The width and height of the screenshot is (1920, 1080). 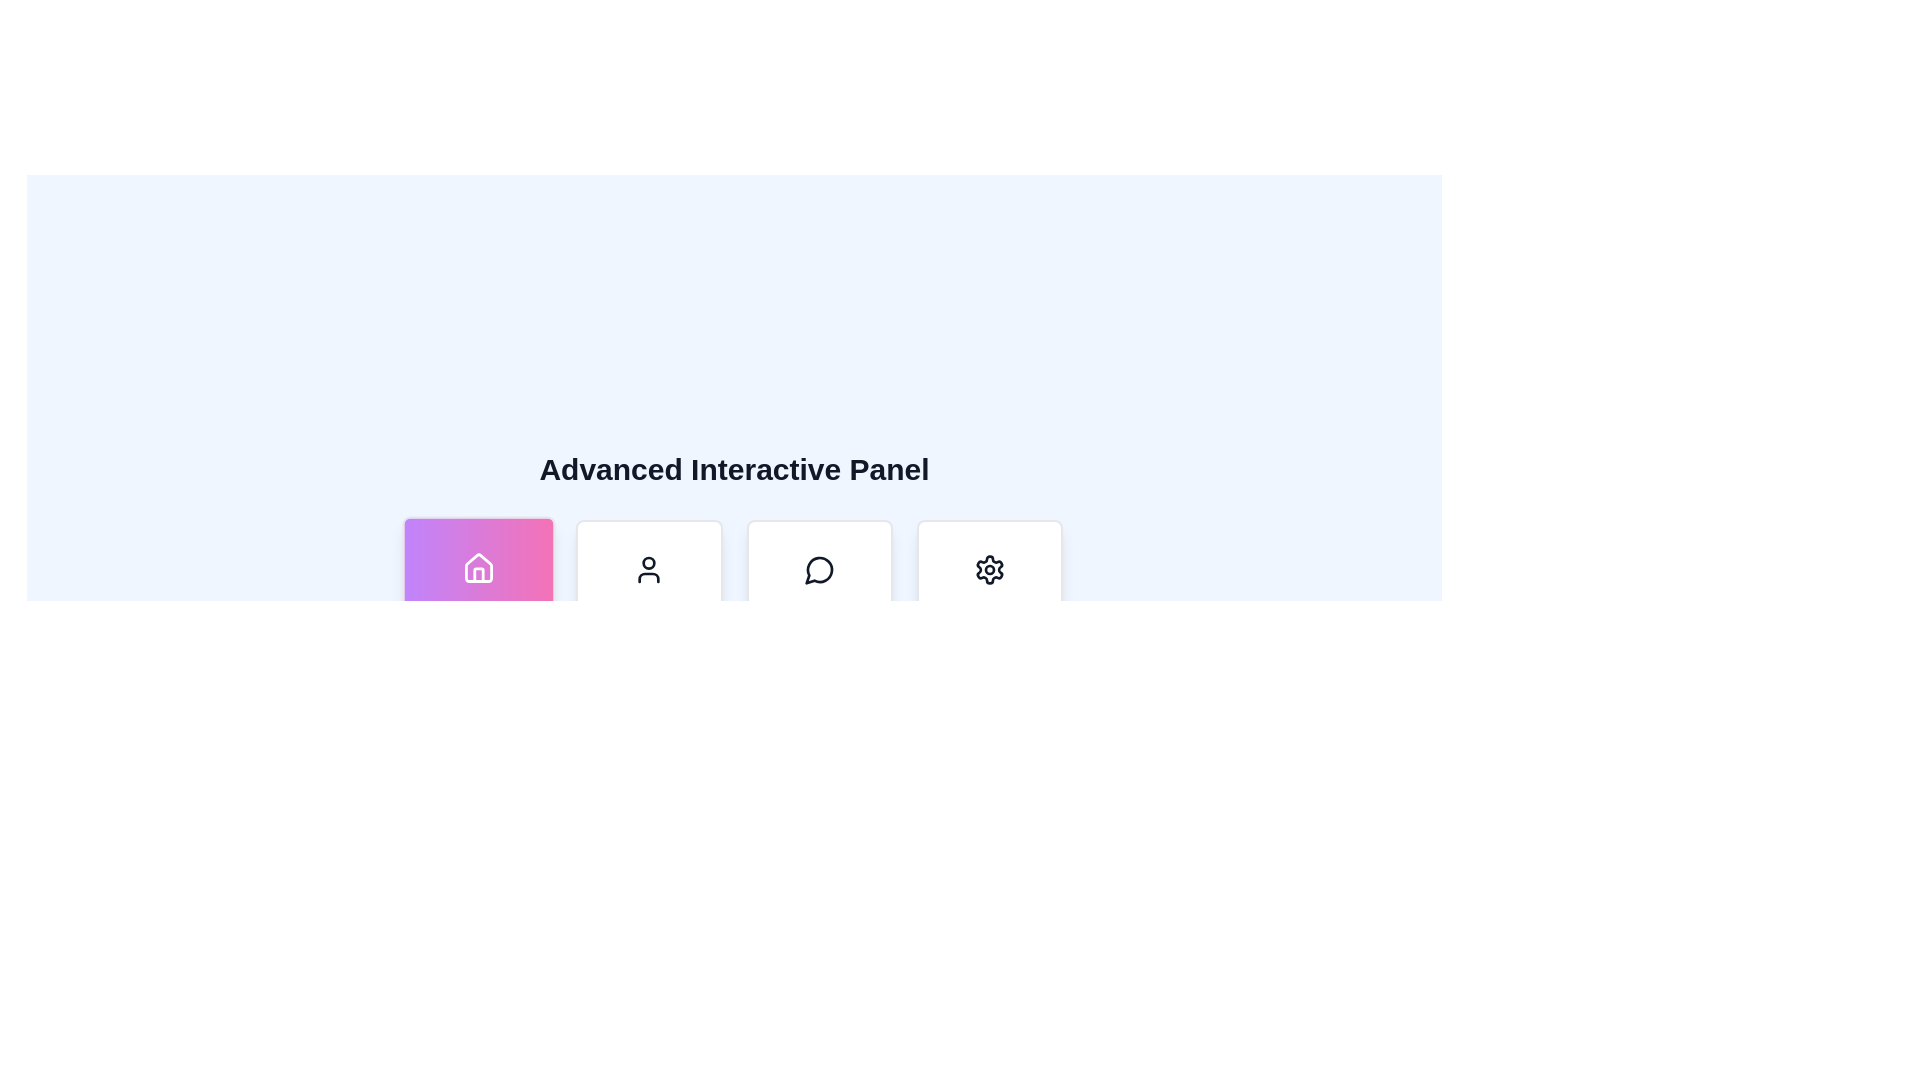 I want to click on the small circular graphical icon detail located inside the user-profile icon in the second tile from the left in the bottom navigation bar, so click(x=649, y=563).